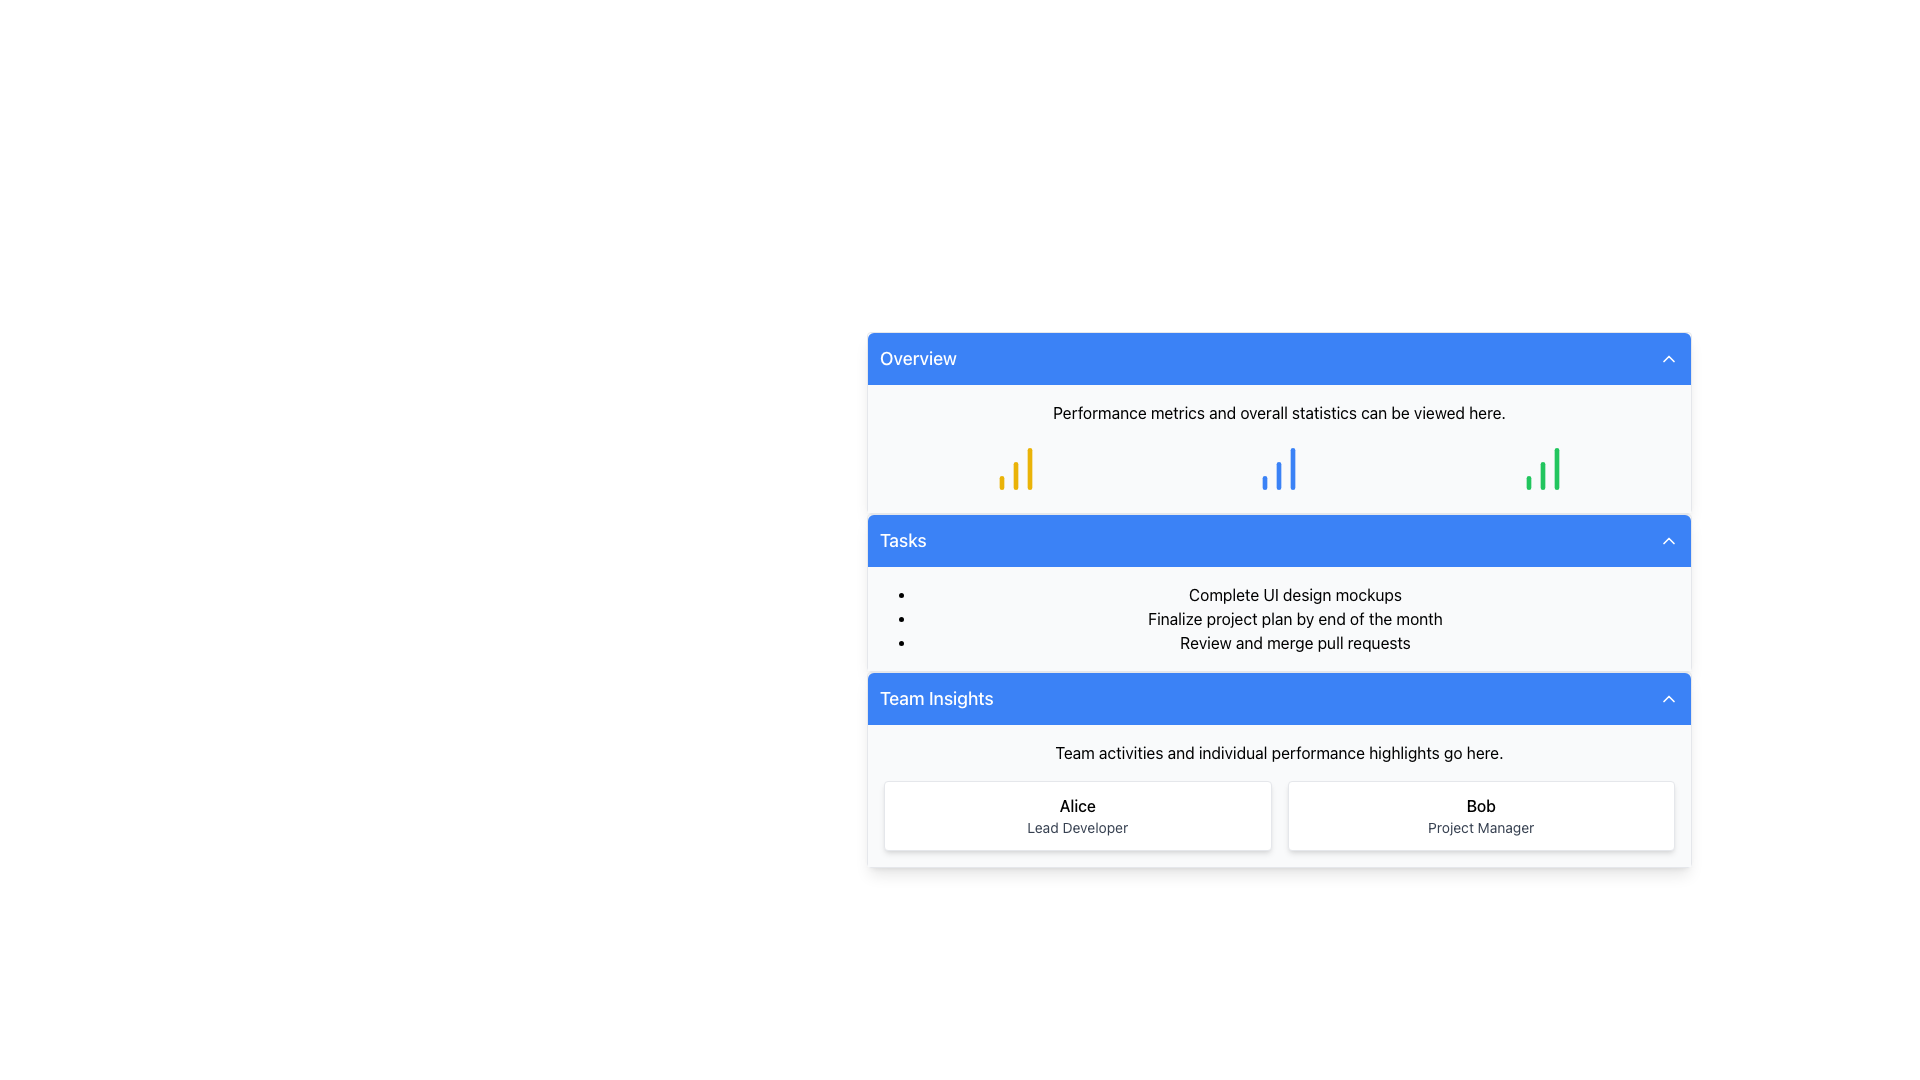 The image size is (1920, 1080). What do you see at coordinates (1542, 469) in the screenshot?
I see `the last bar chart icon in the 'Overview' section that visually represents an increasing trend in data` at bounding box center [1542, 469].